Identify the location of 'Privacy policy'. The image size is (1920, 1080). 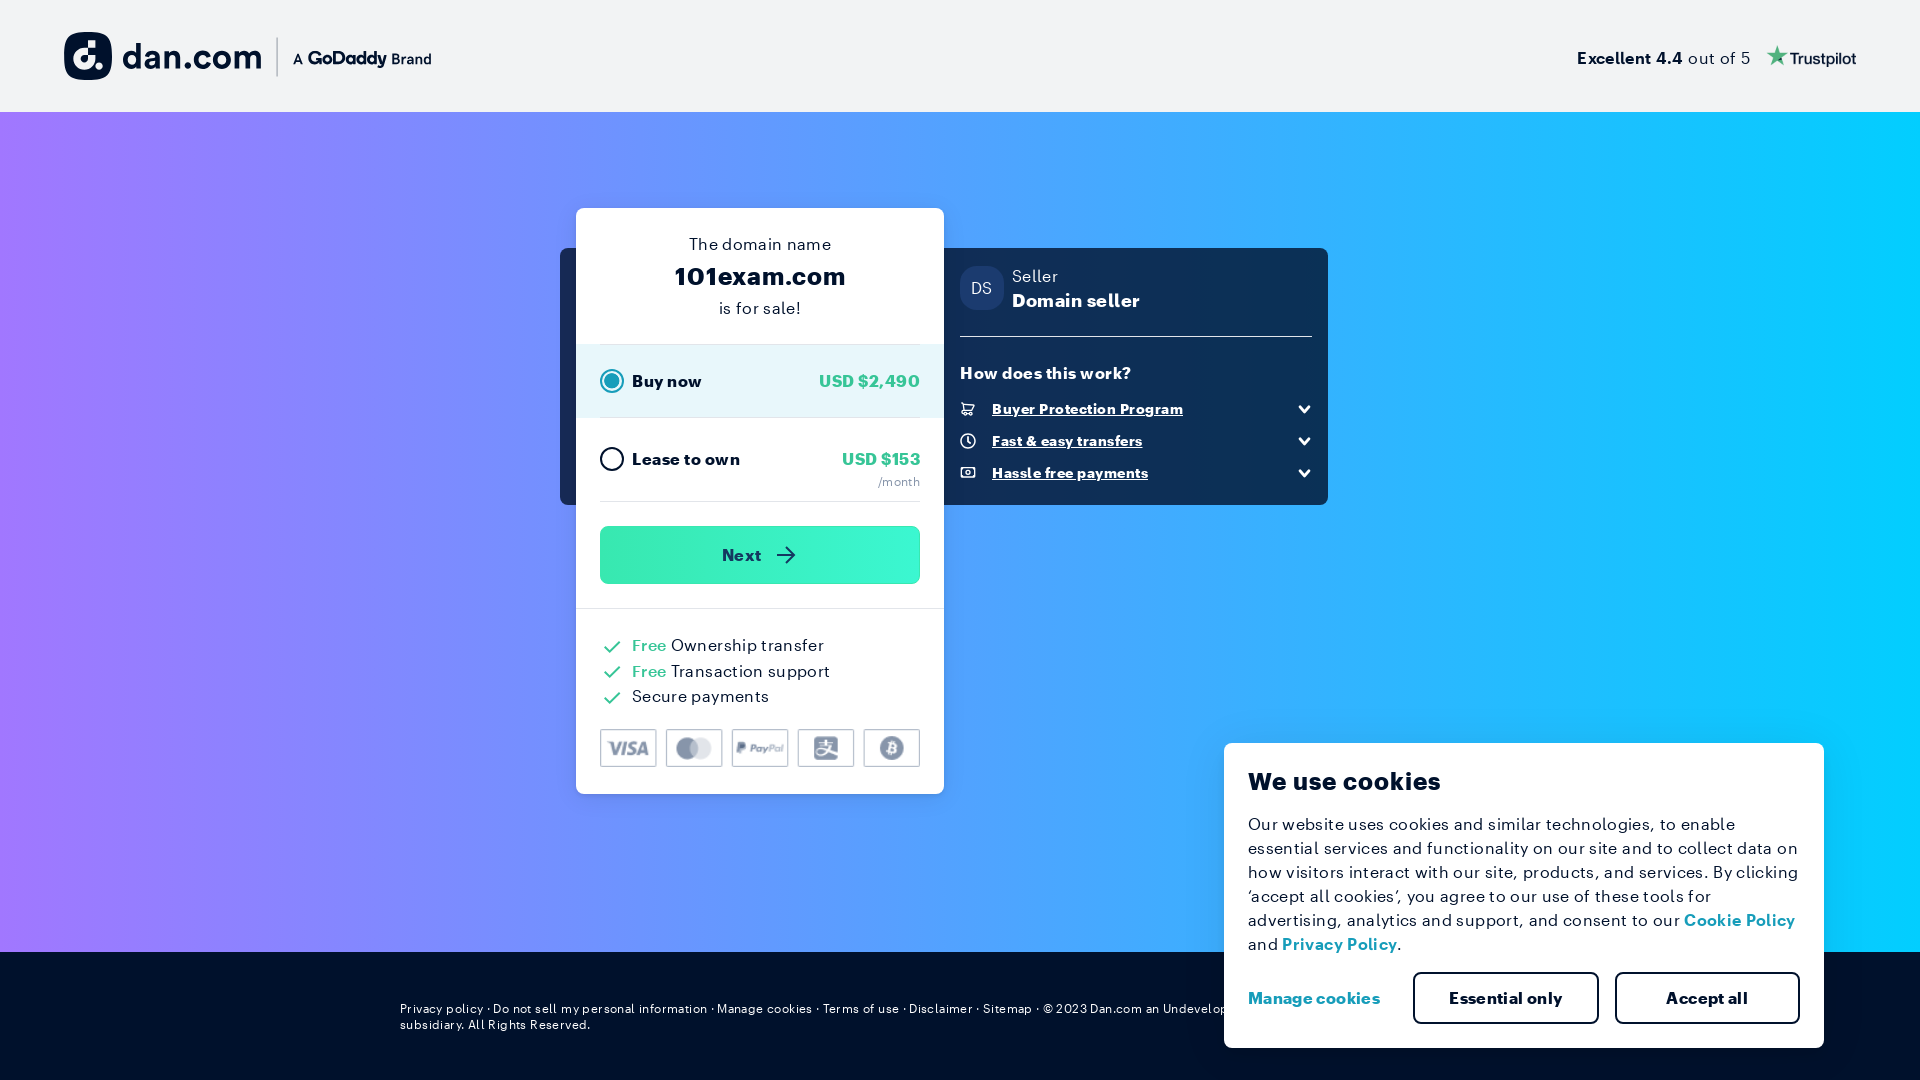
(440, 1007).